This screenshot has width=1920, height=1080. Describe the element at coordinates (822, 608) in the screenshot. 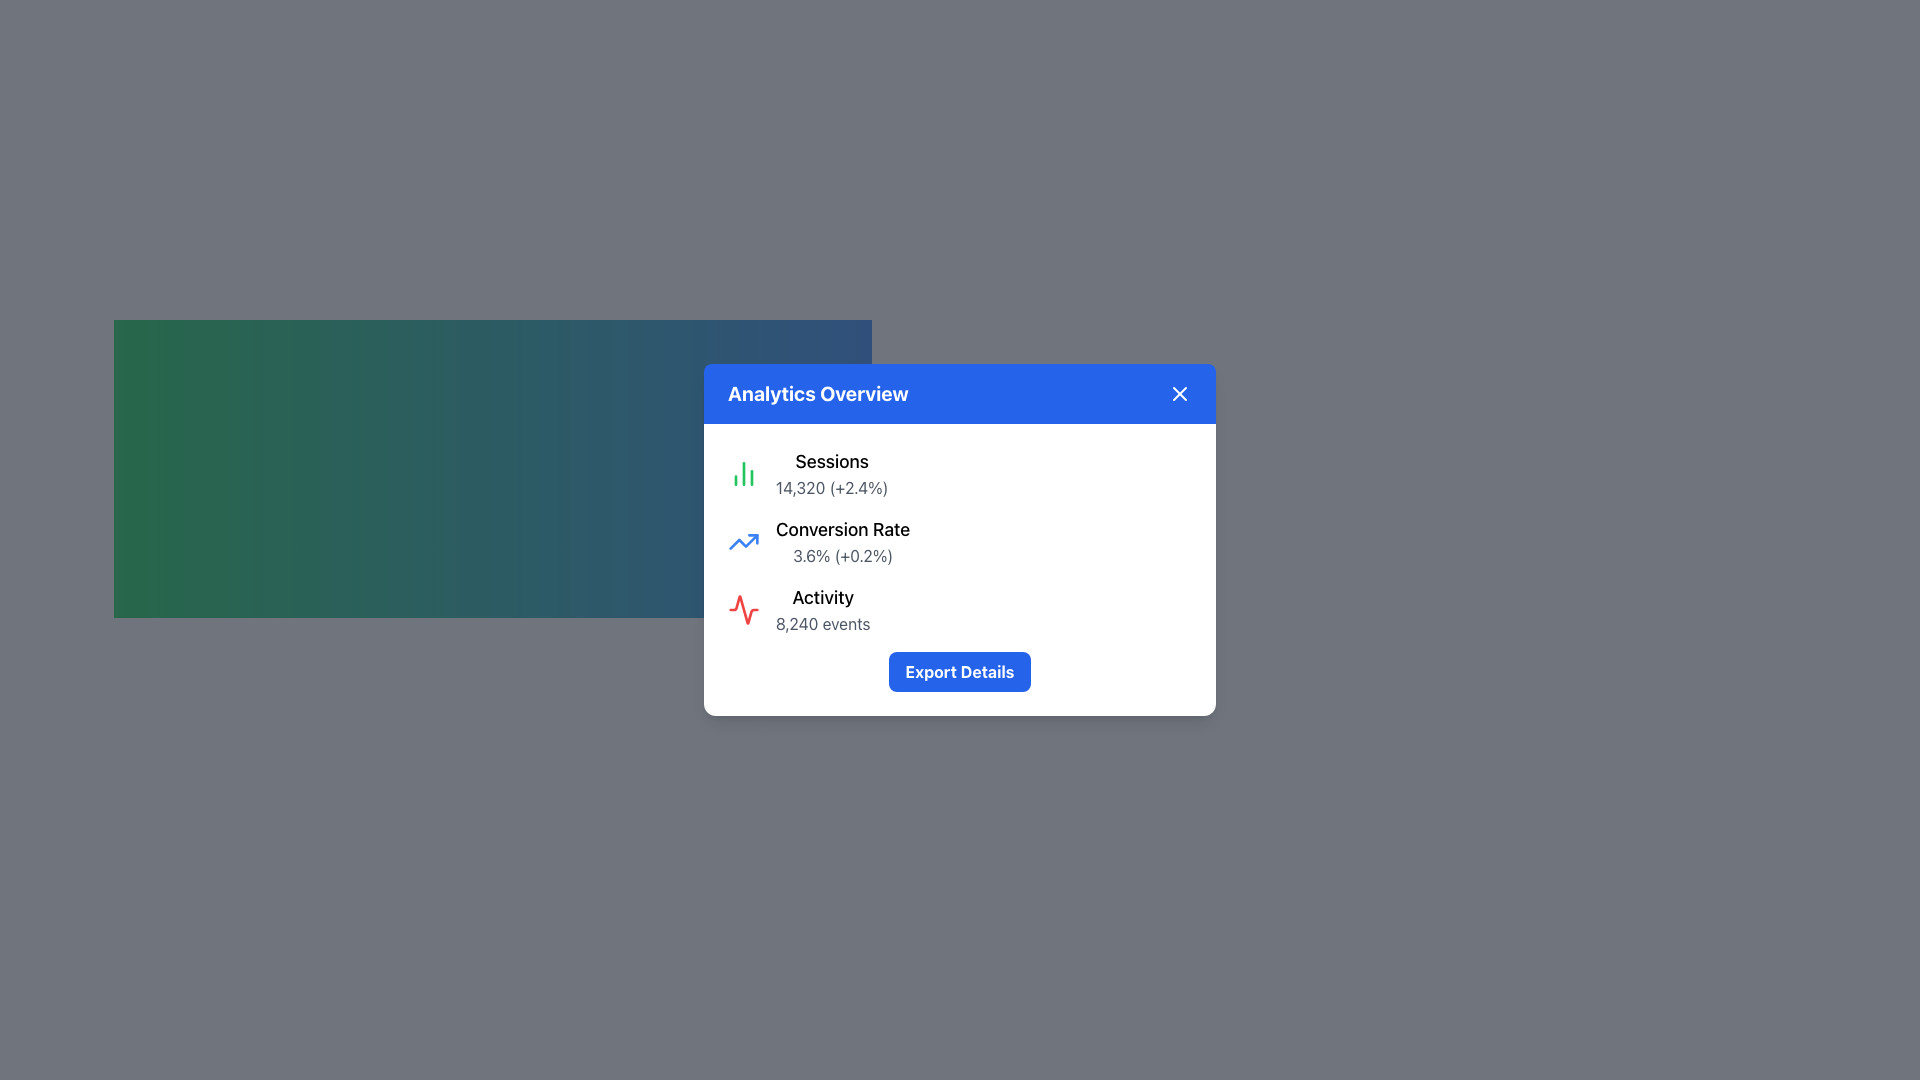

I see `the Text Display element showing 'Activity' with 8,240 events, located within the 'Analytics Overview' dialog below 'Conversion Rate'` at that location.